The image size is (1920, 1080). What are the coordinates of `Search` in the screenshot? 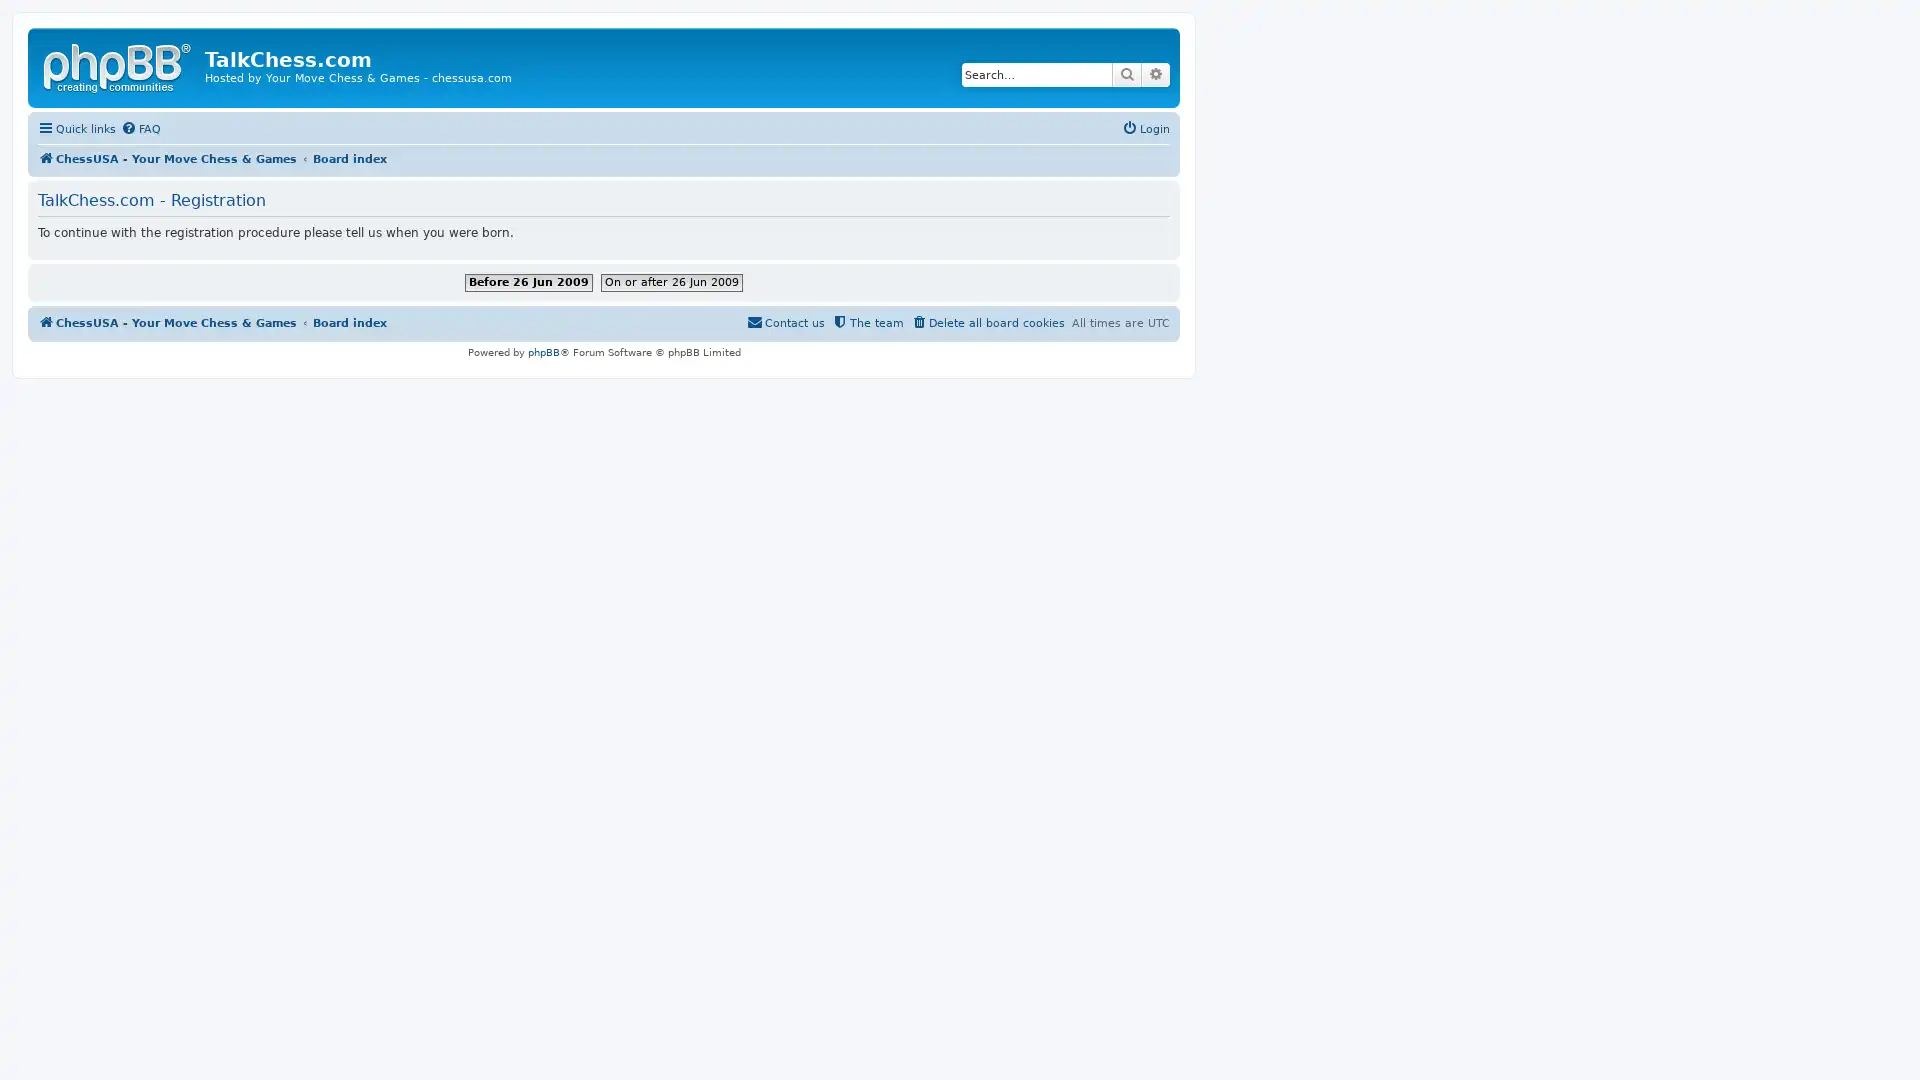 It's located at (1127, 73).